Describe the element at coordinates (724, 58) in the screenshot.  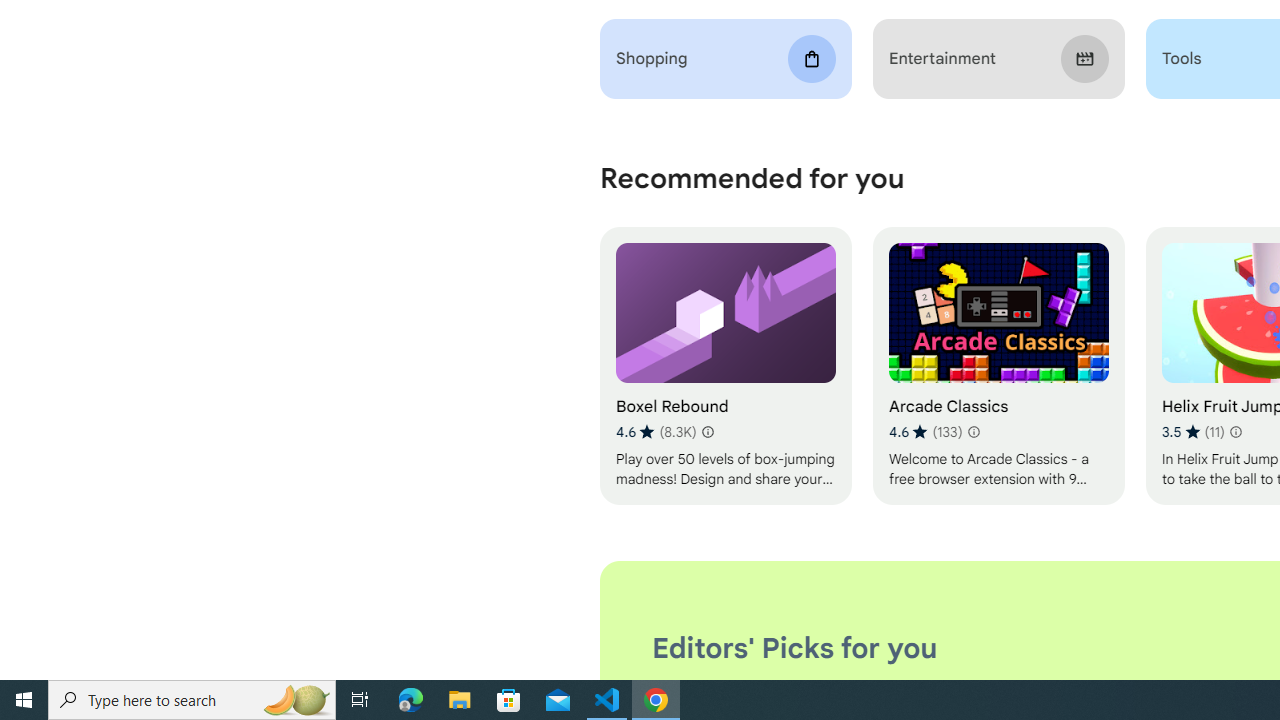
I see `'Shopping'` at that location.